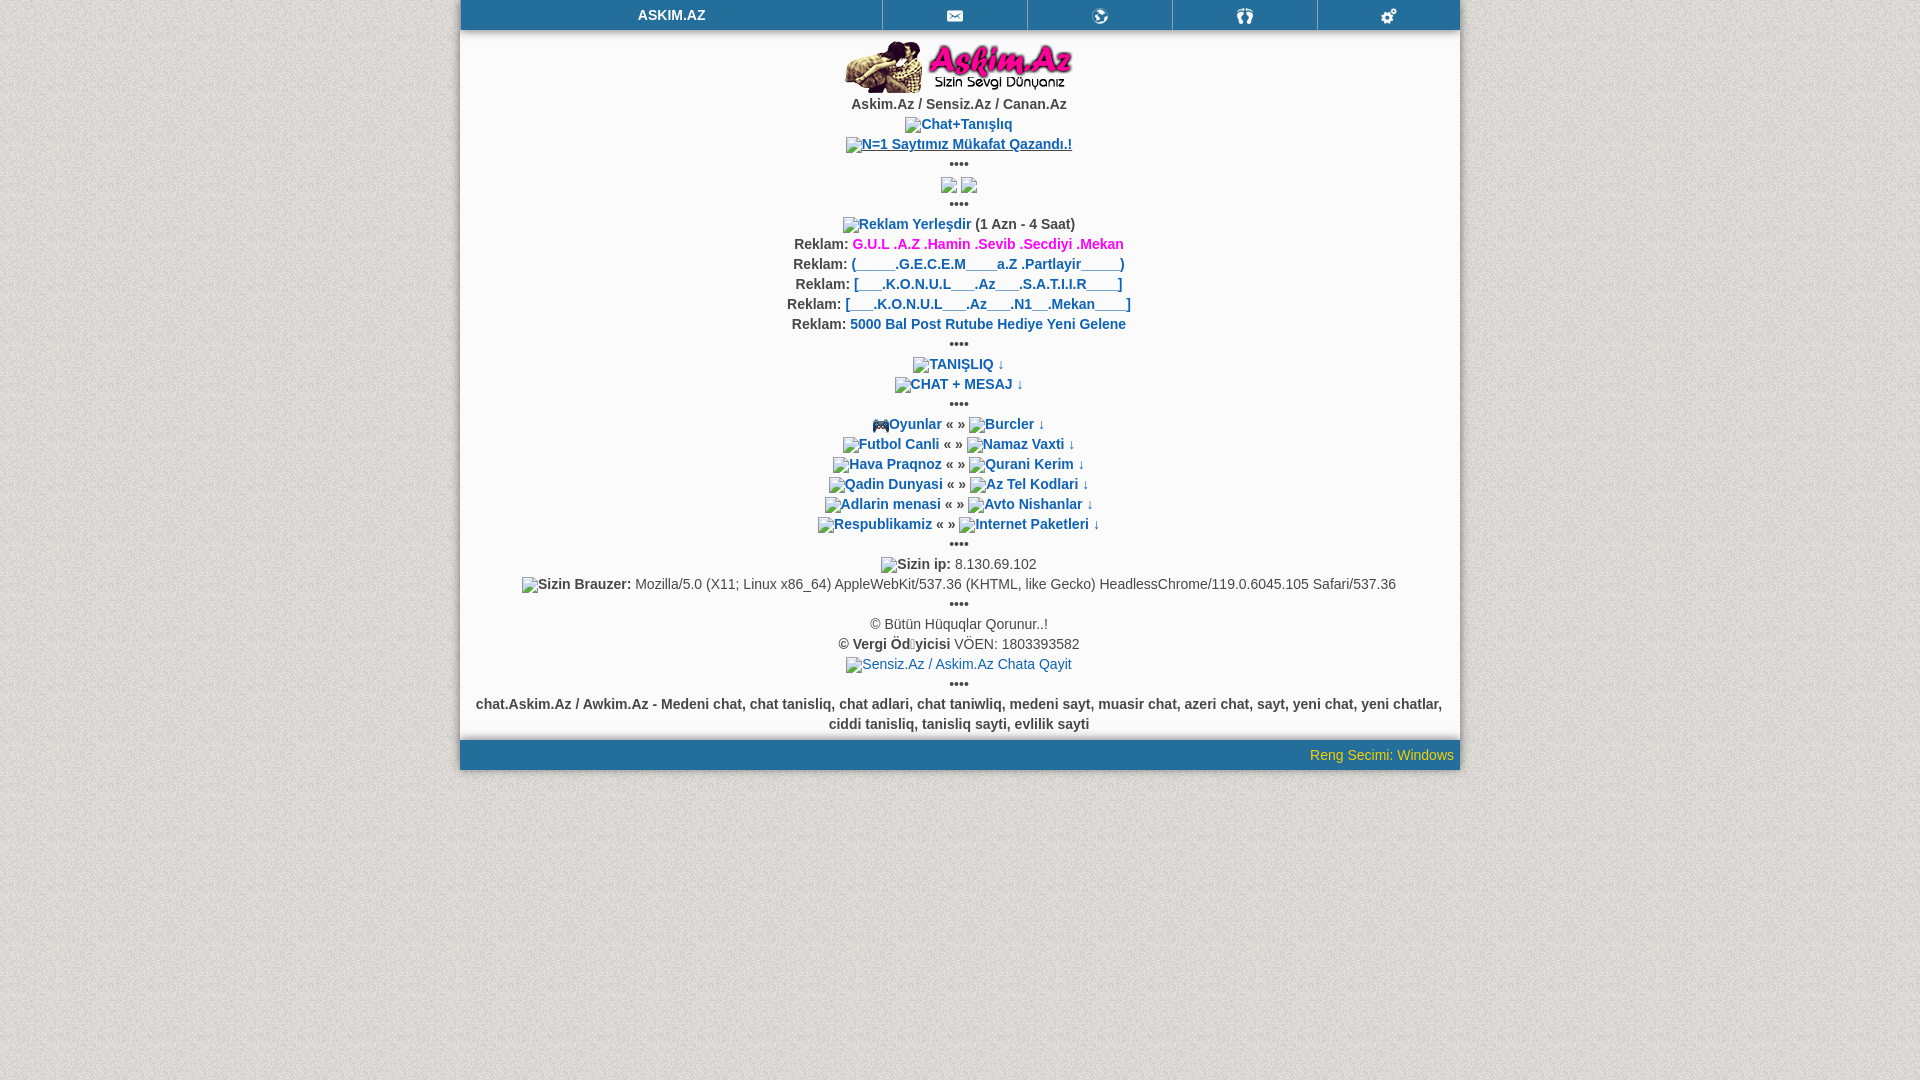 The image size is (1920, 1080). I want to click on '5000 Bal Post Rutube Hediye Yeni Gelene', so click(988, 323).